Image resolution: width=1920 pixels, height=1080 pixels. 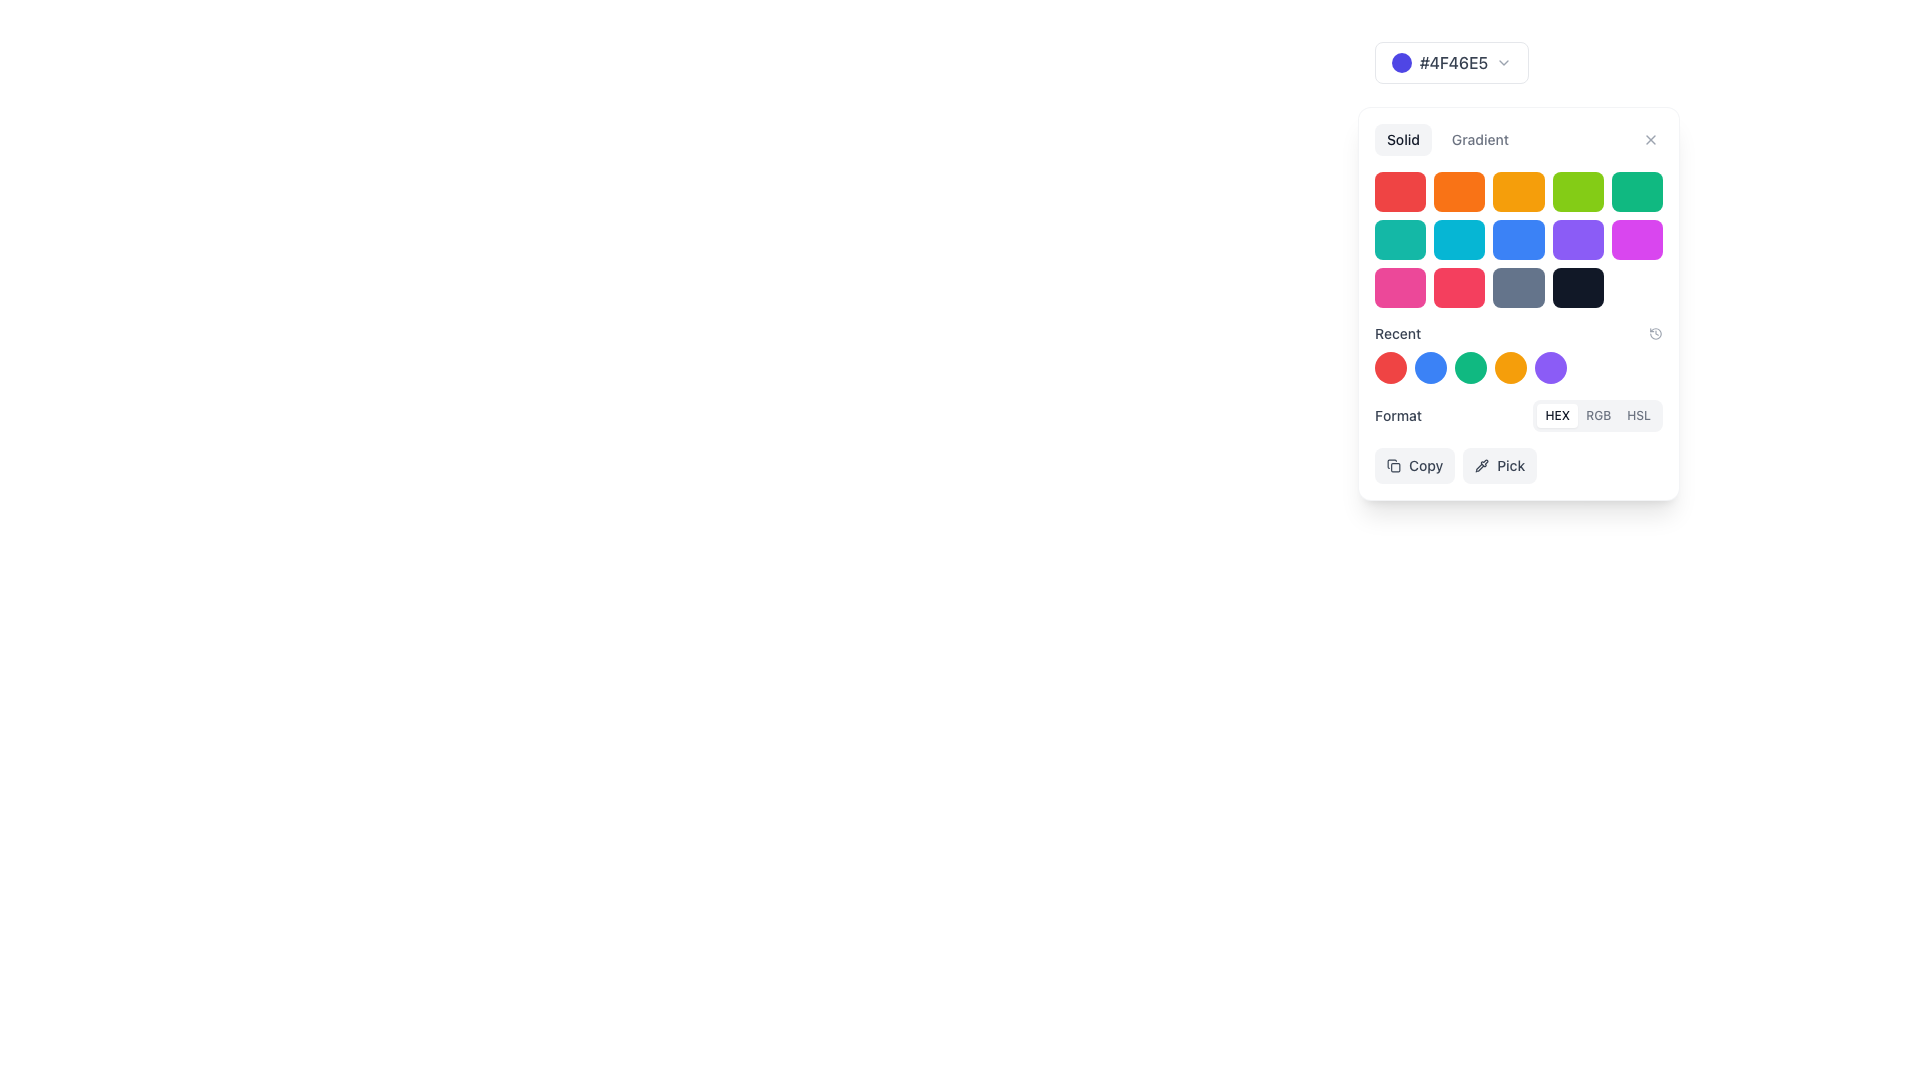 I want to click on the green color selection button located in the topmost row of the color-picker interface, which is the fifth button from the left in a group of five buttons, so click(x=1637, y=192).